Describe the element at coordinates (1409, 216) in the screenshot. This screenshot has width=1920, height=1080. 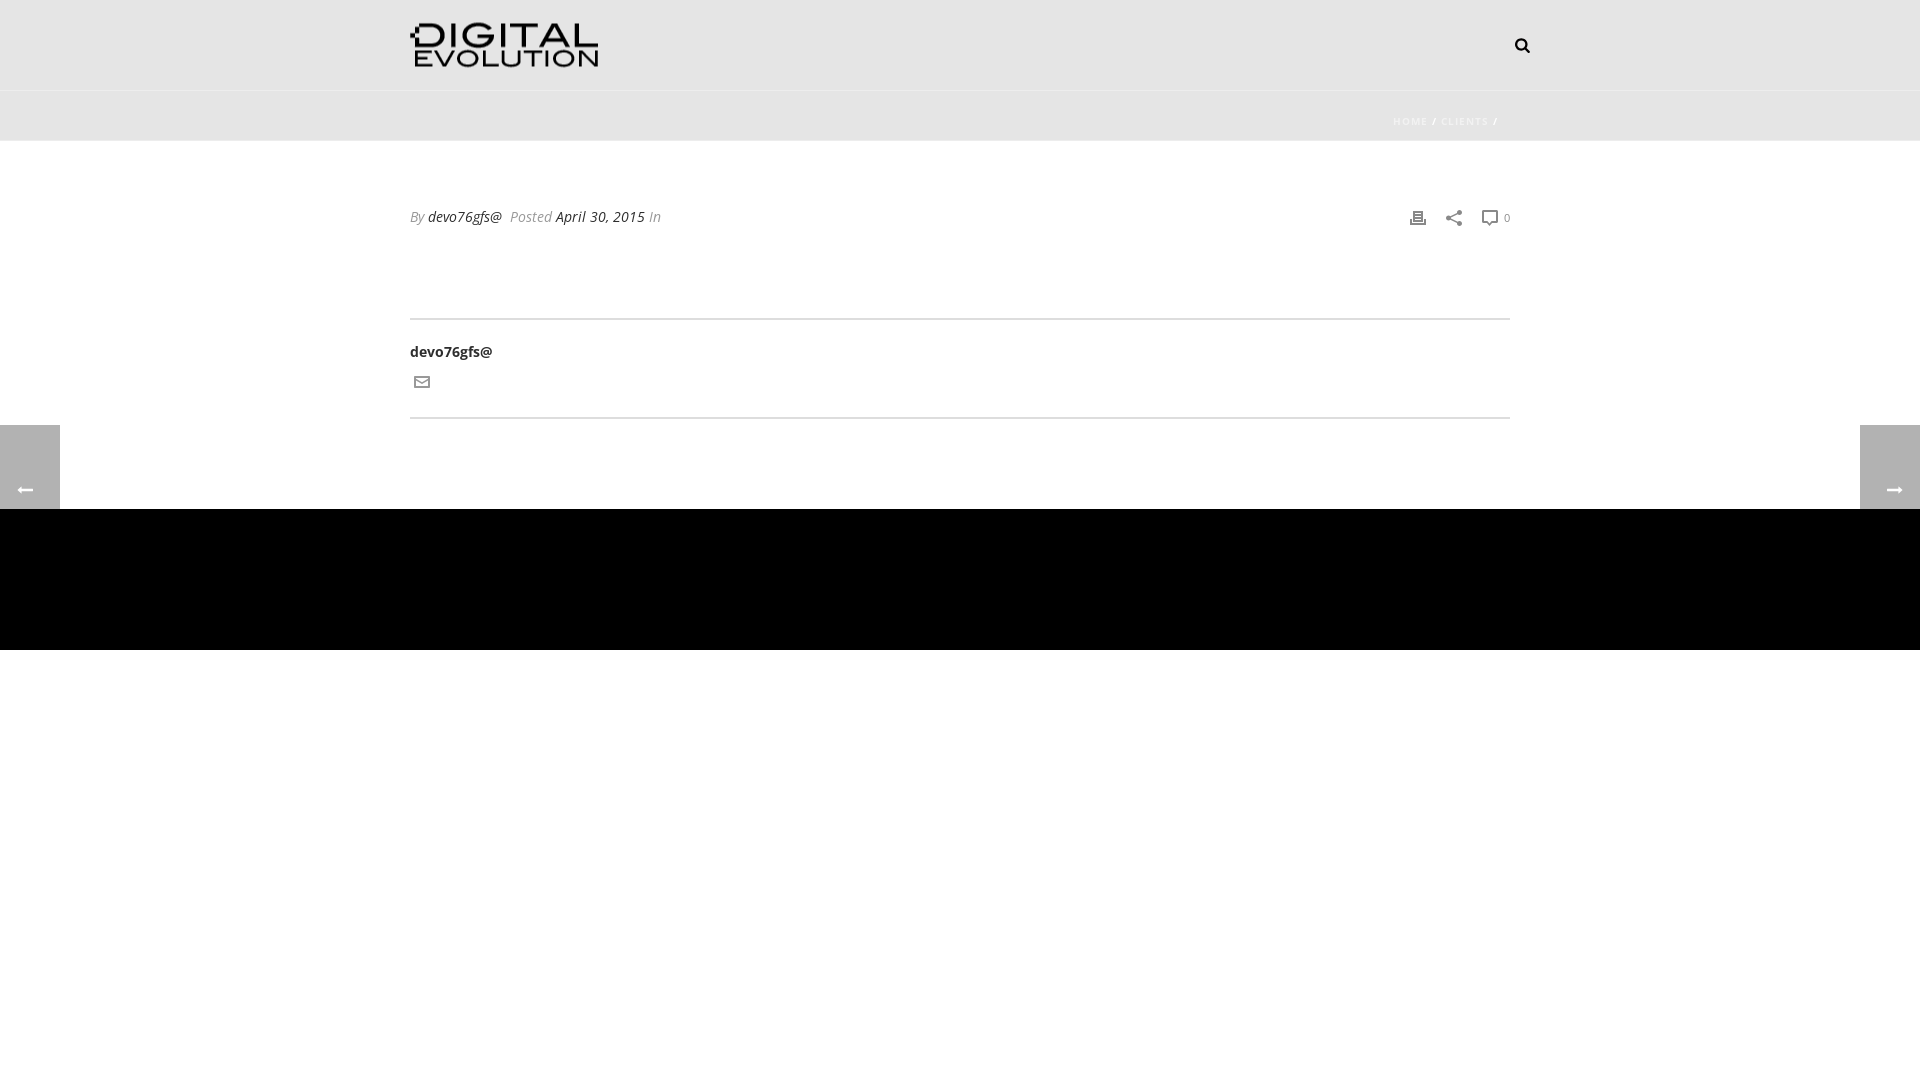
I see `'Print'` at that location.